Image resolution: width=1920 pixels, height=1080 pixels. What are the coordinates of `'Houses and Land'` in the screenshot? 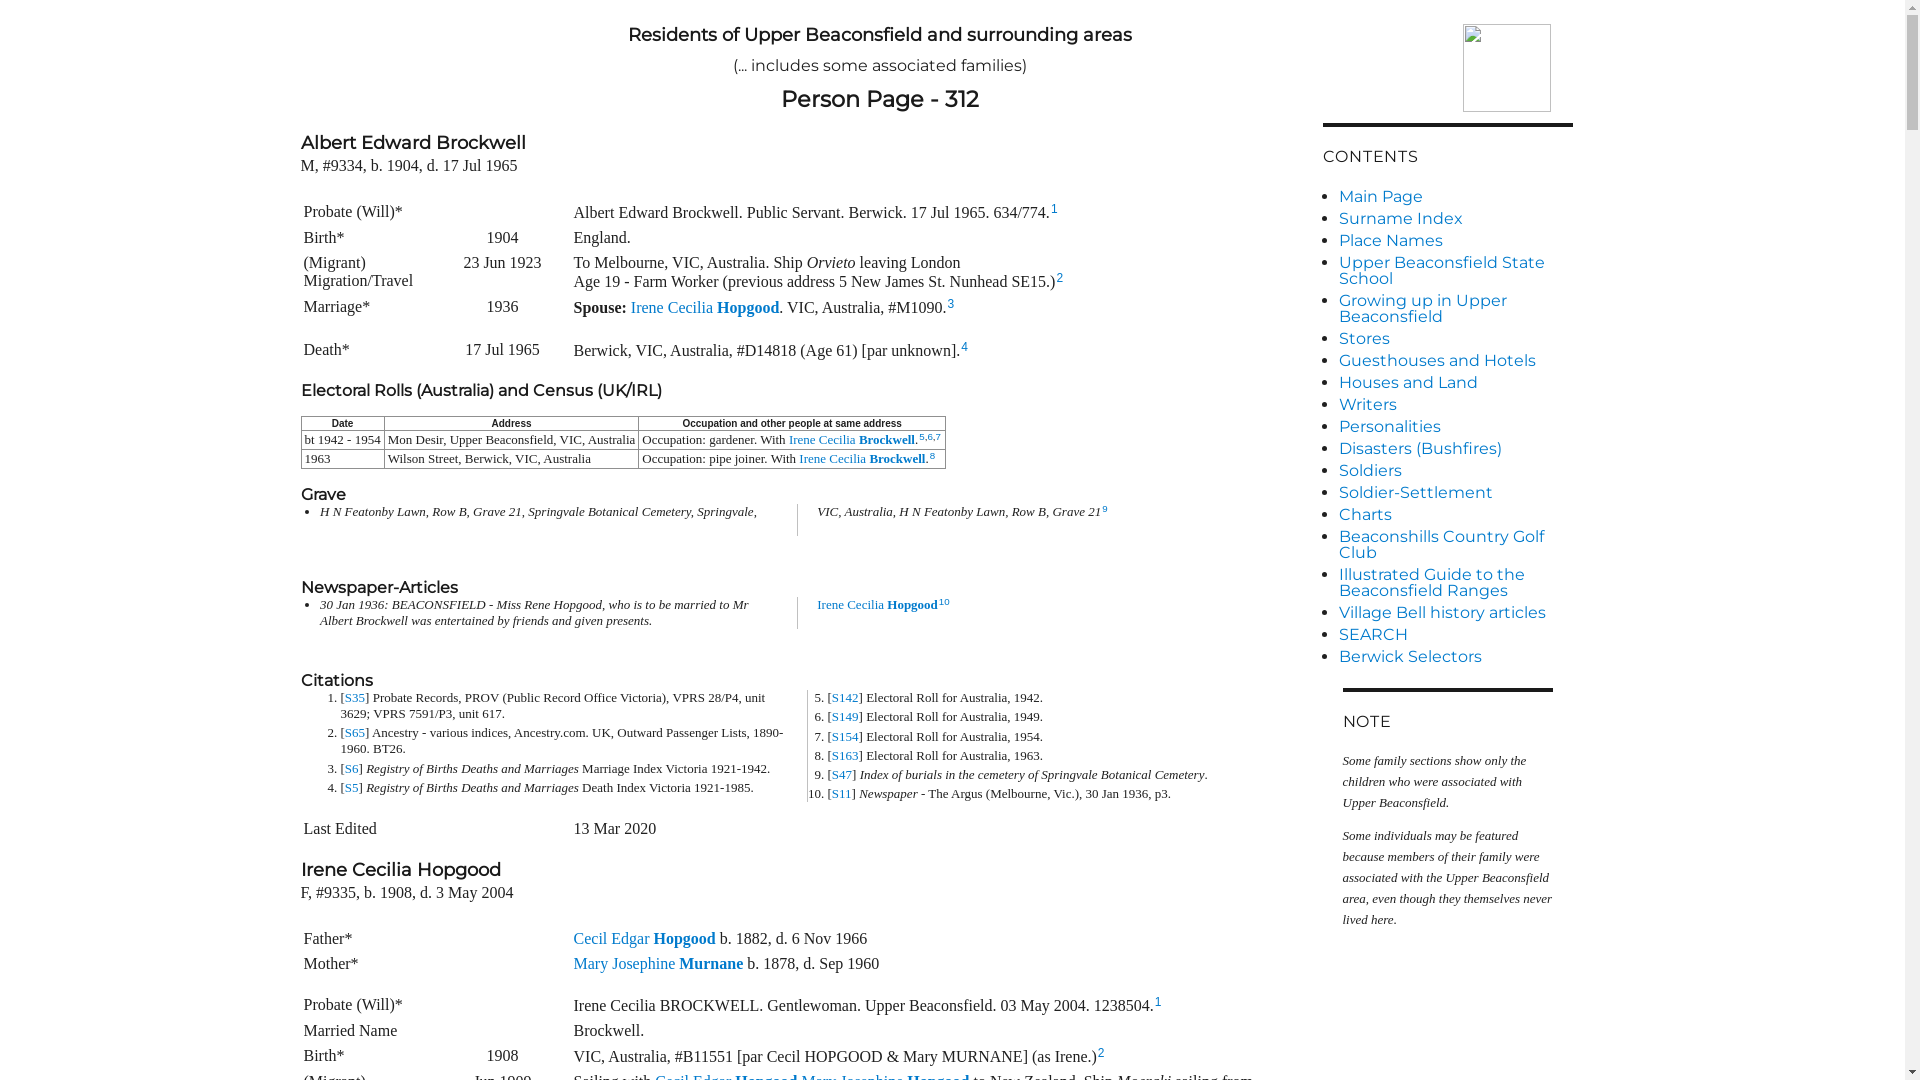 It's located at (1454, 382).